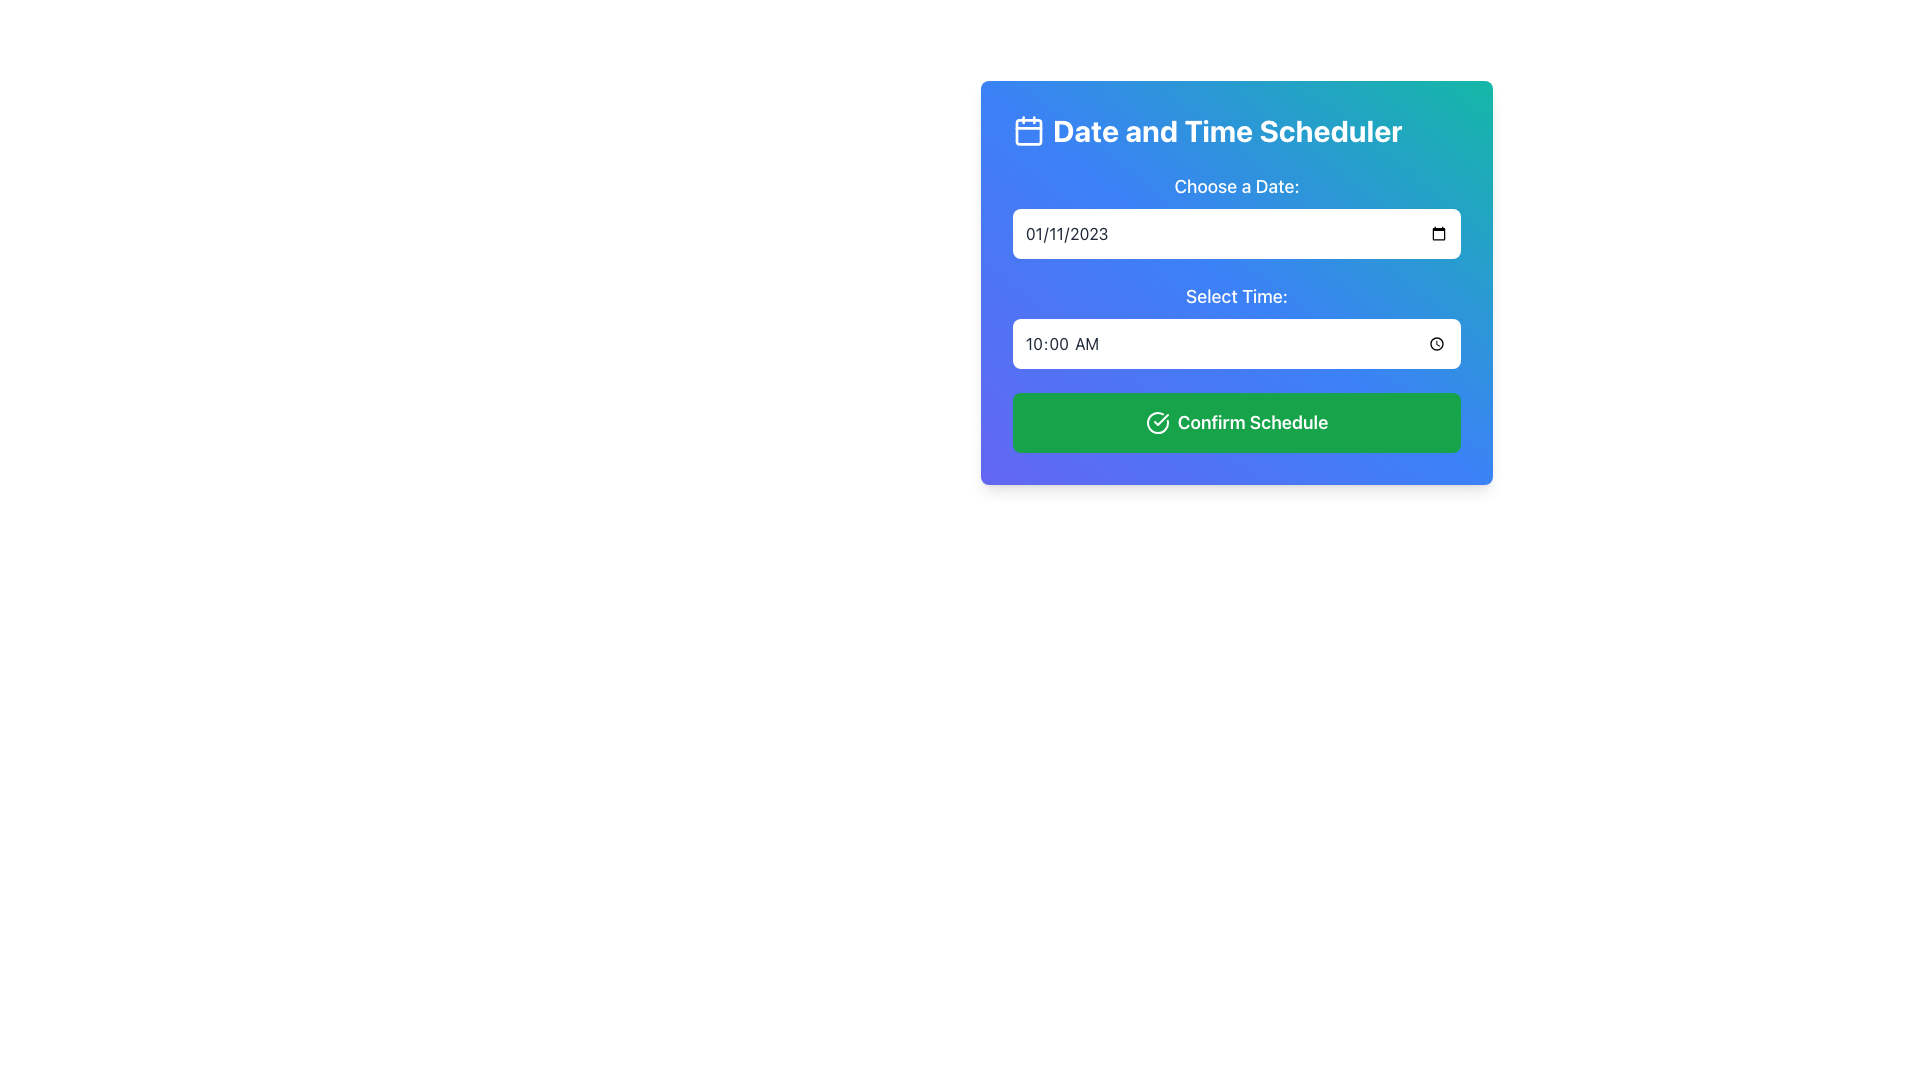 The image size is (1920, 1080). I want to click on the checkmark icon within the green 'Confirm Schedule' button to observe the visual feedback upon interaction, so click(1161, 419).